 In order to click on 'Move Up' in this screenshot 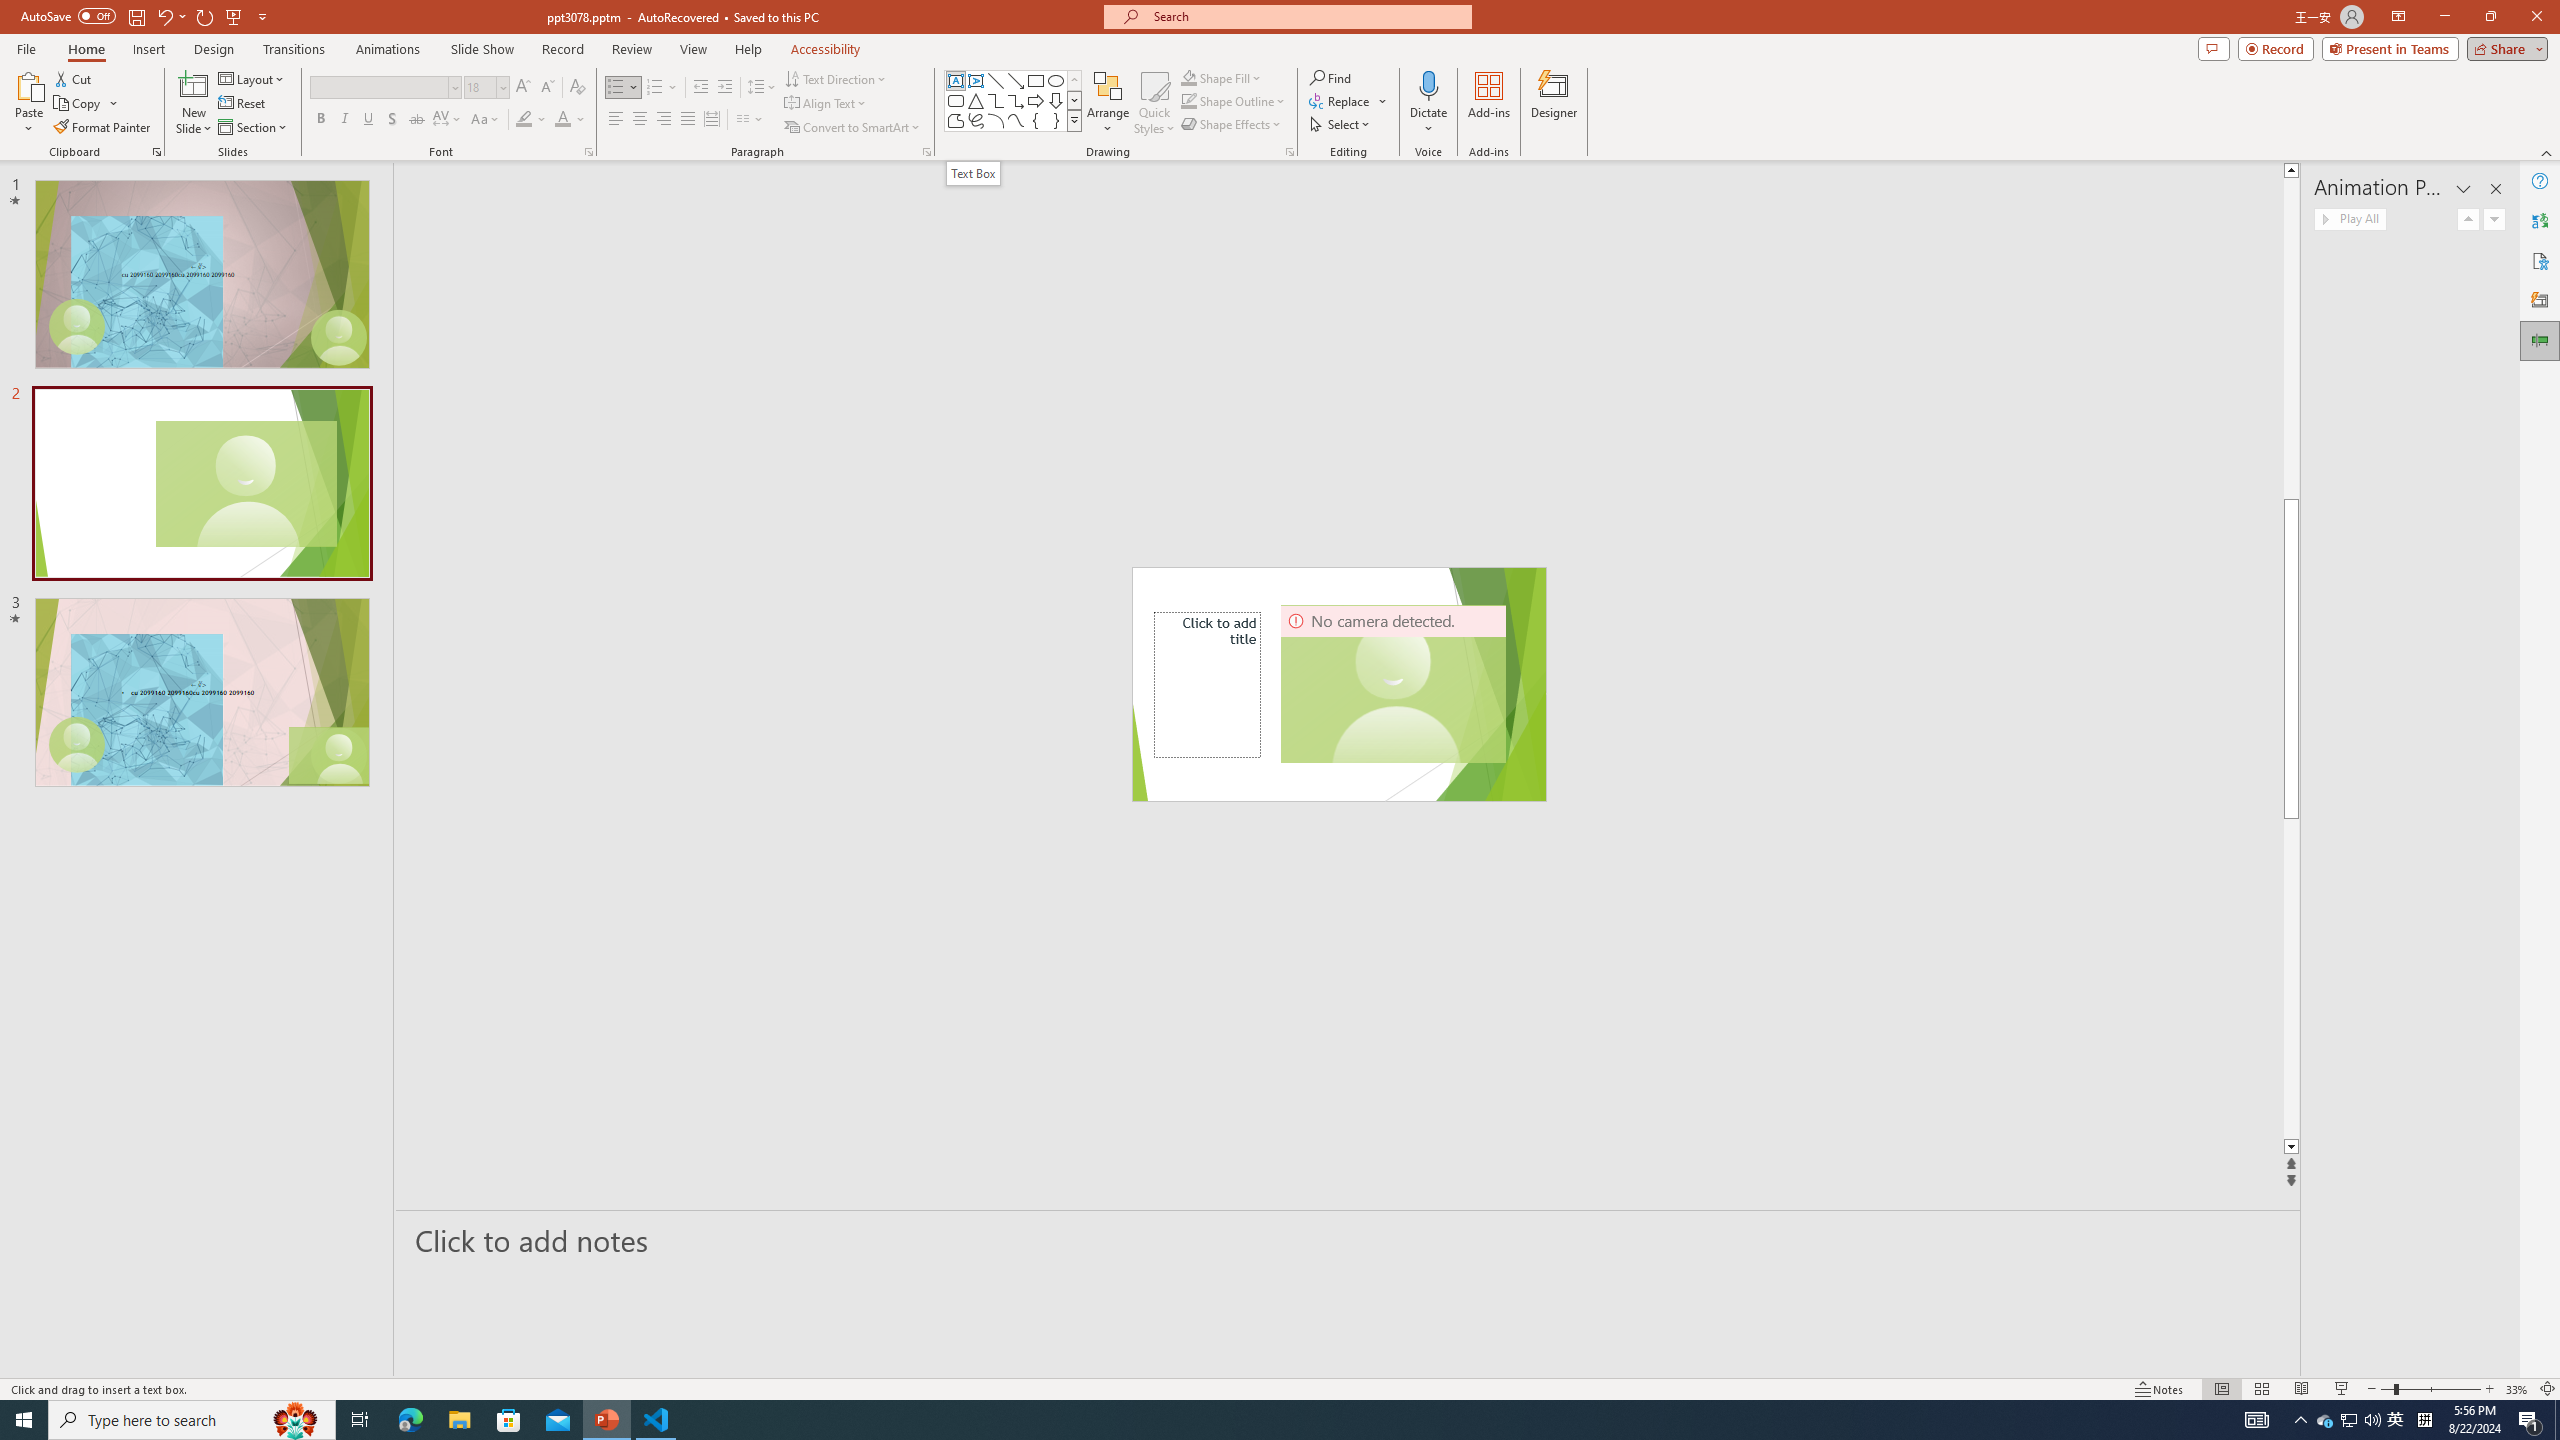, I will do `click(2469, 218)`.